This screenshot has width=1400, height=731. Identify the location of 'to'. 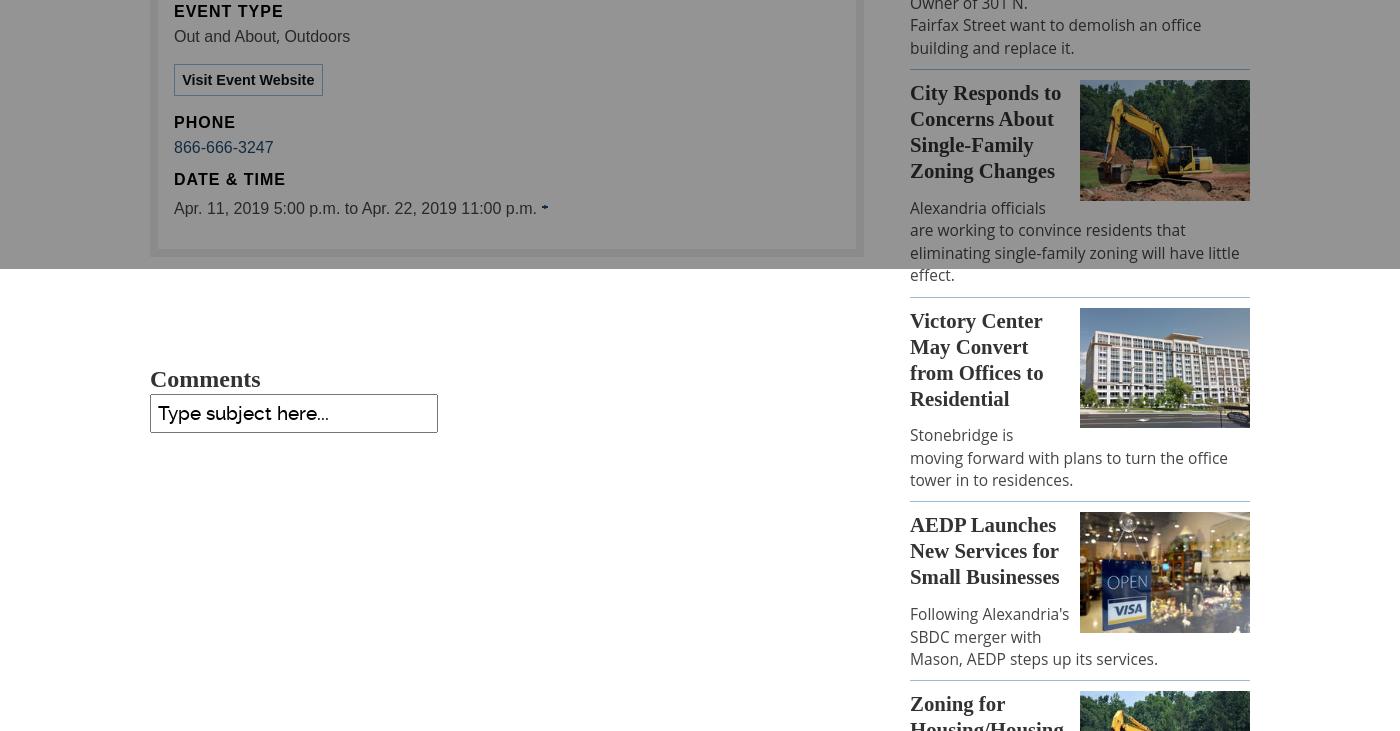
(350, 208).